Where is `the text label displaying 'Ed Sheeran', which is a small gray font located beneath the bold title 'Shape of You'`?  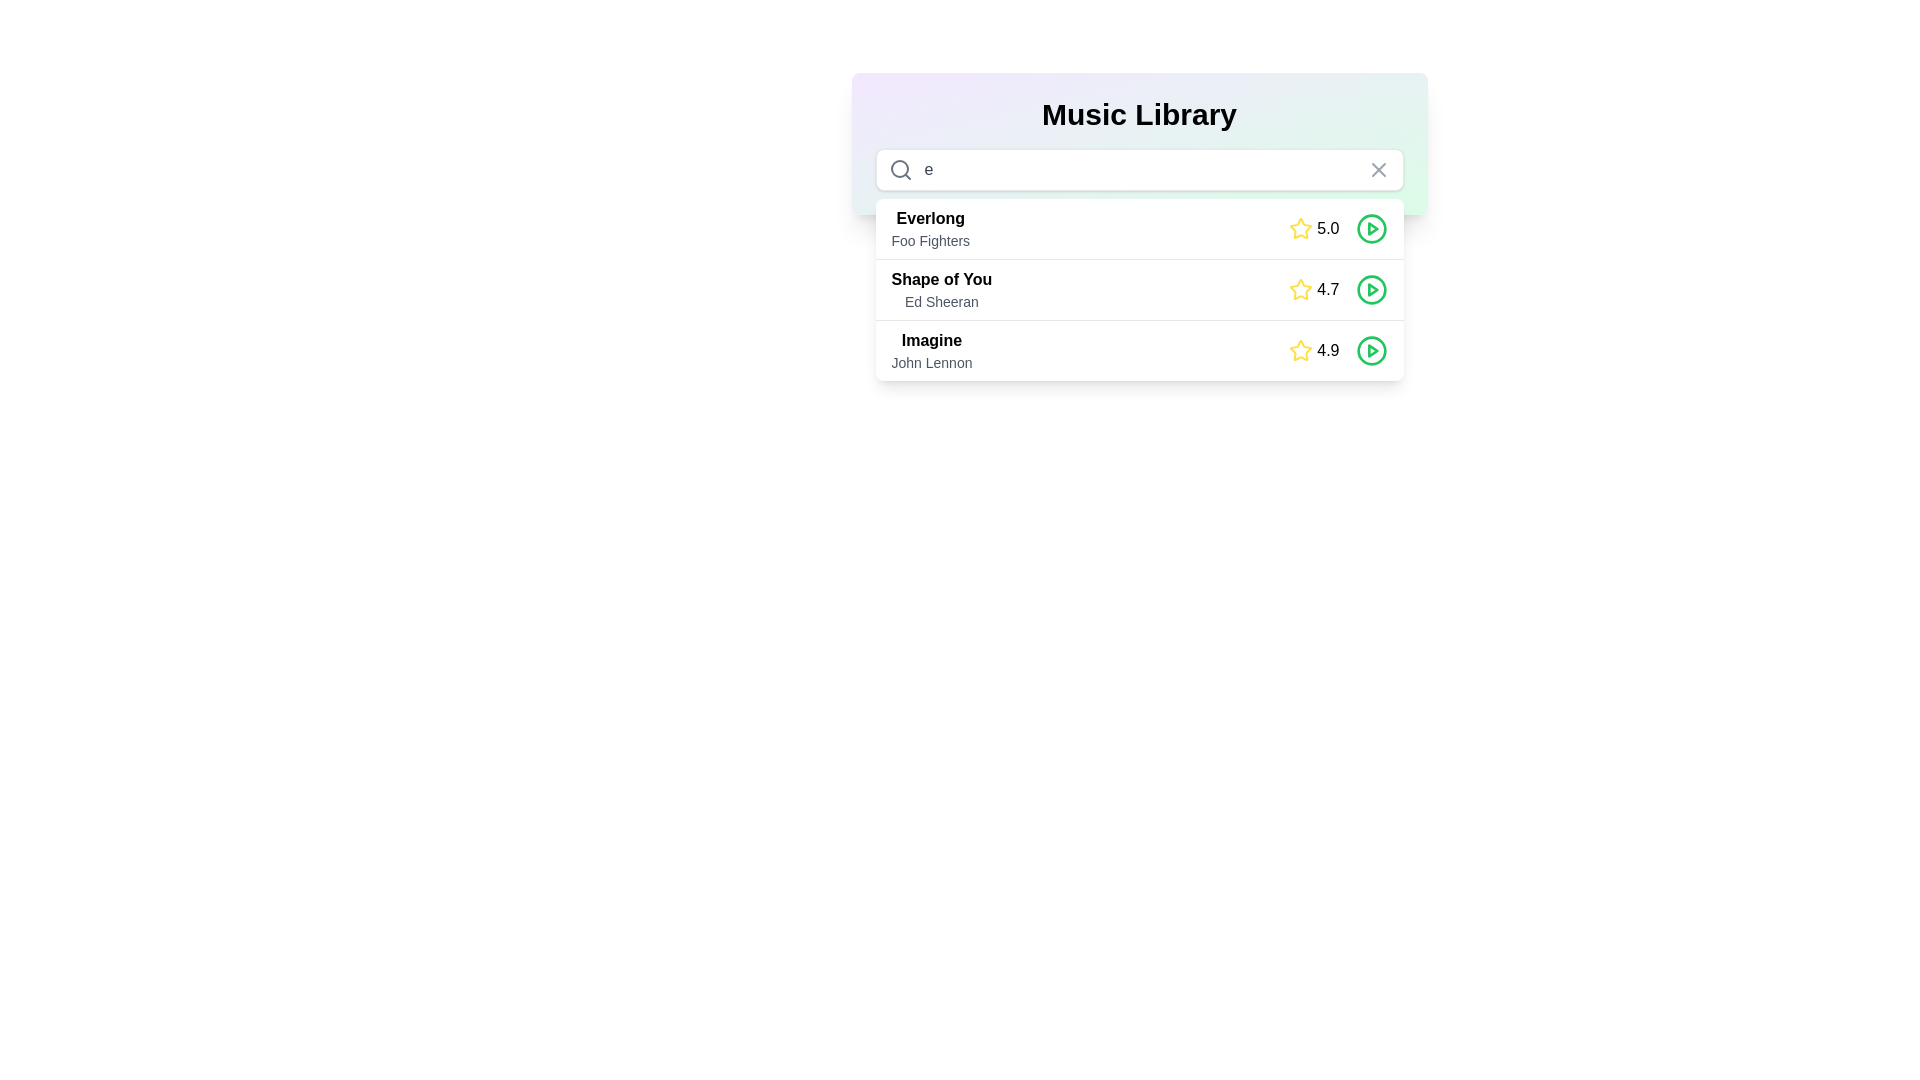
the text label displaying 'Ed Sheeran', which is a small gray font located beneath the bold title 'Shape of You' is located at coordinates (940, 301).